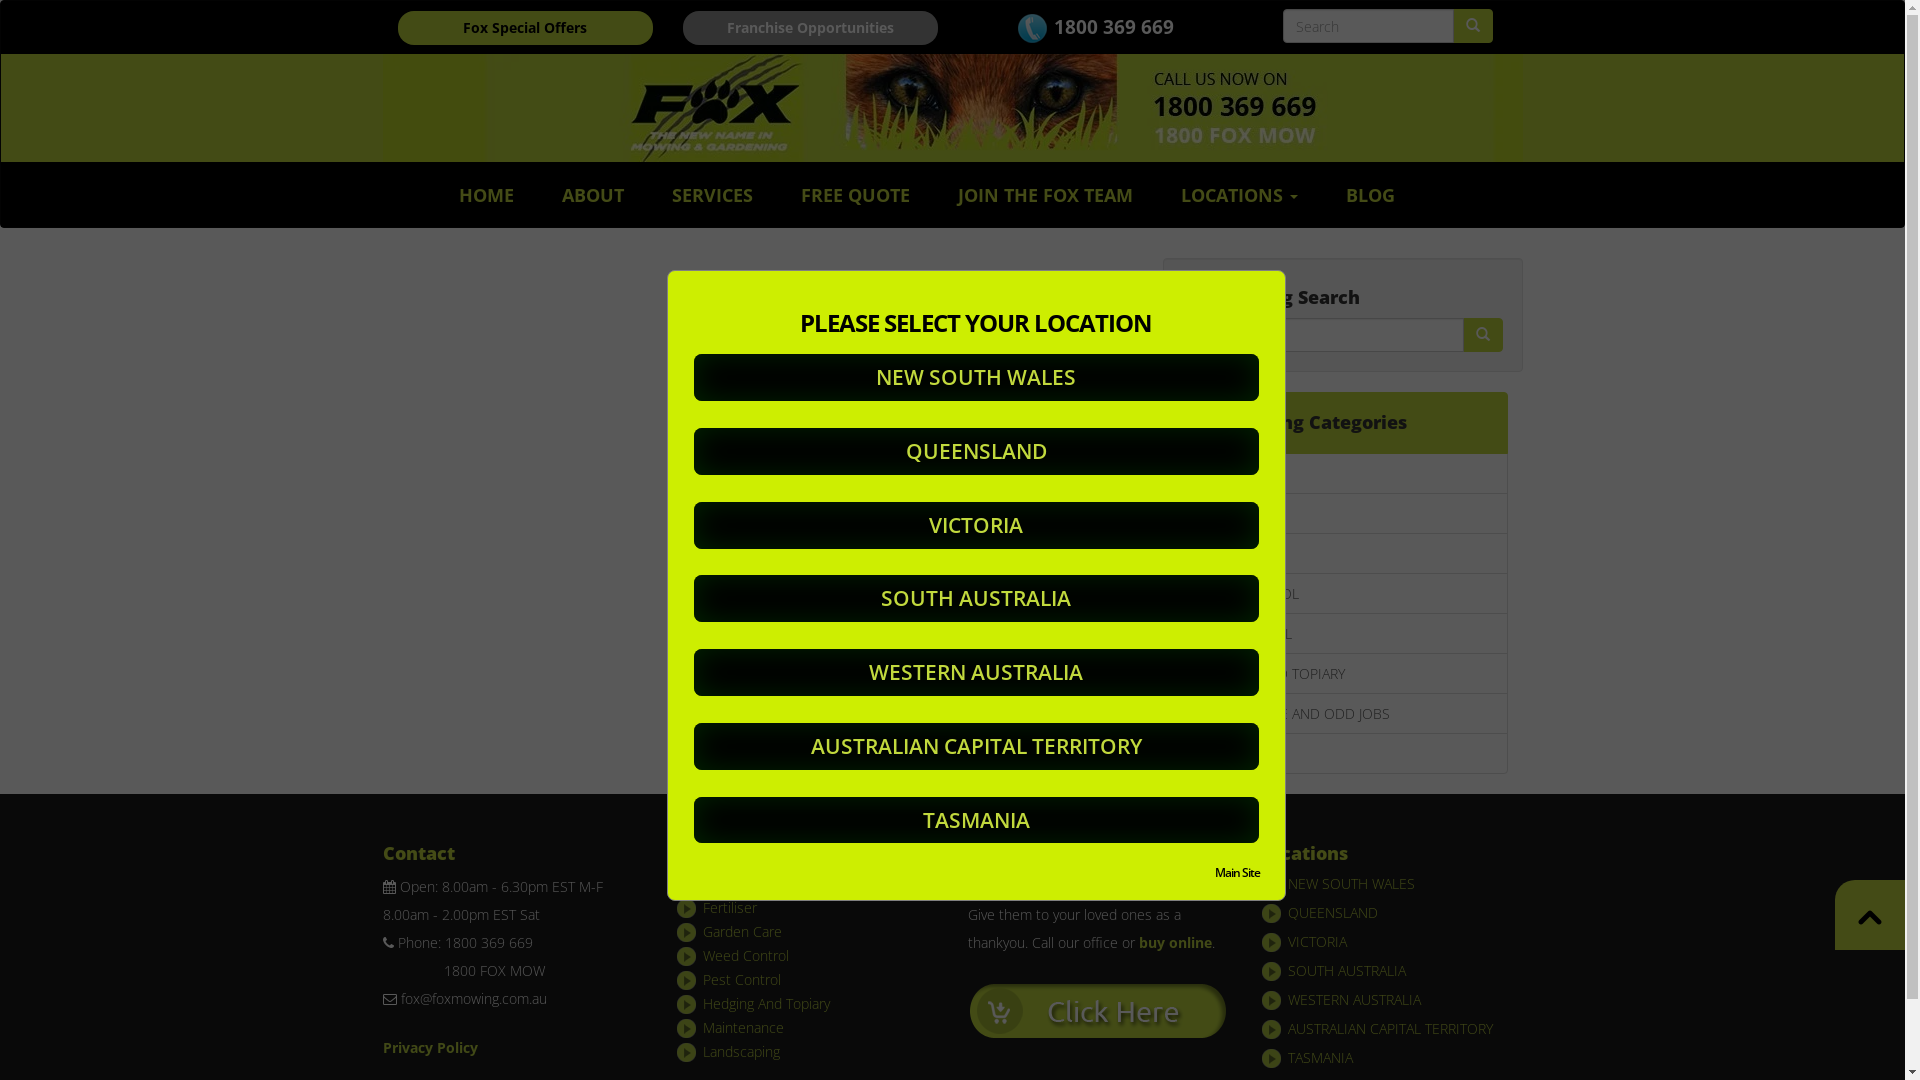  Describe the element at coordinates (712, 195) in the screenshot. I see `'SERVICES'` at that location.